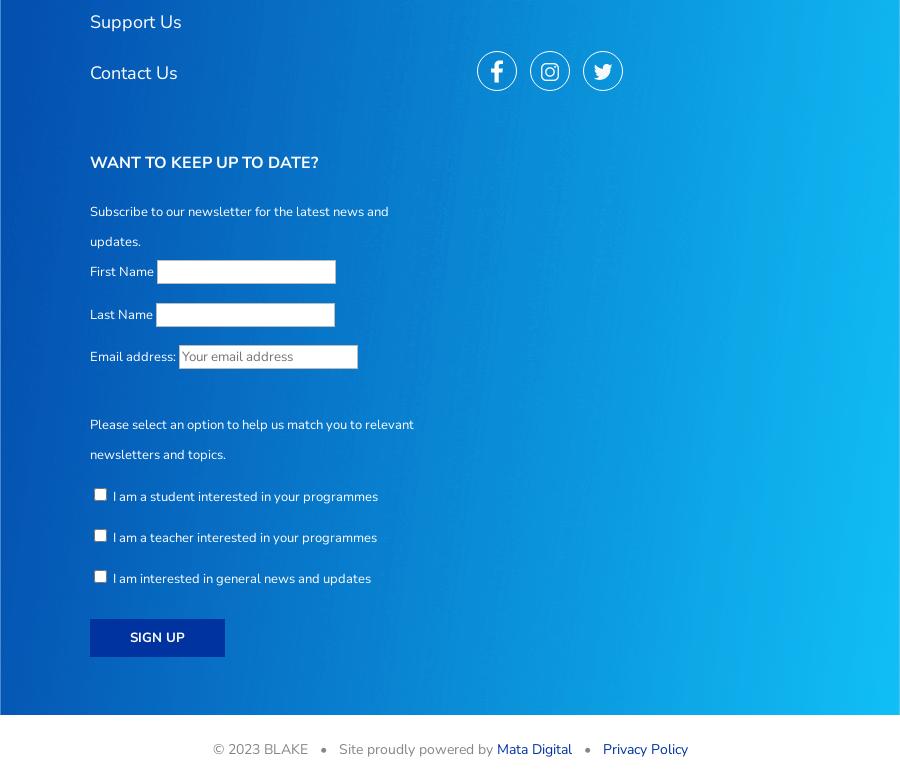 The image size is (900, 769). Describe the element at coordinates (644, 748) in the screenshot. I see `'Privacy Policy'` at that location.